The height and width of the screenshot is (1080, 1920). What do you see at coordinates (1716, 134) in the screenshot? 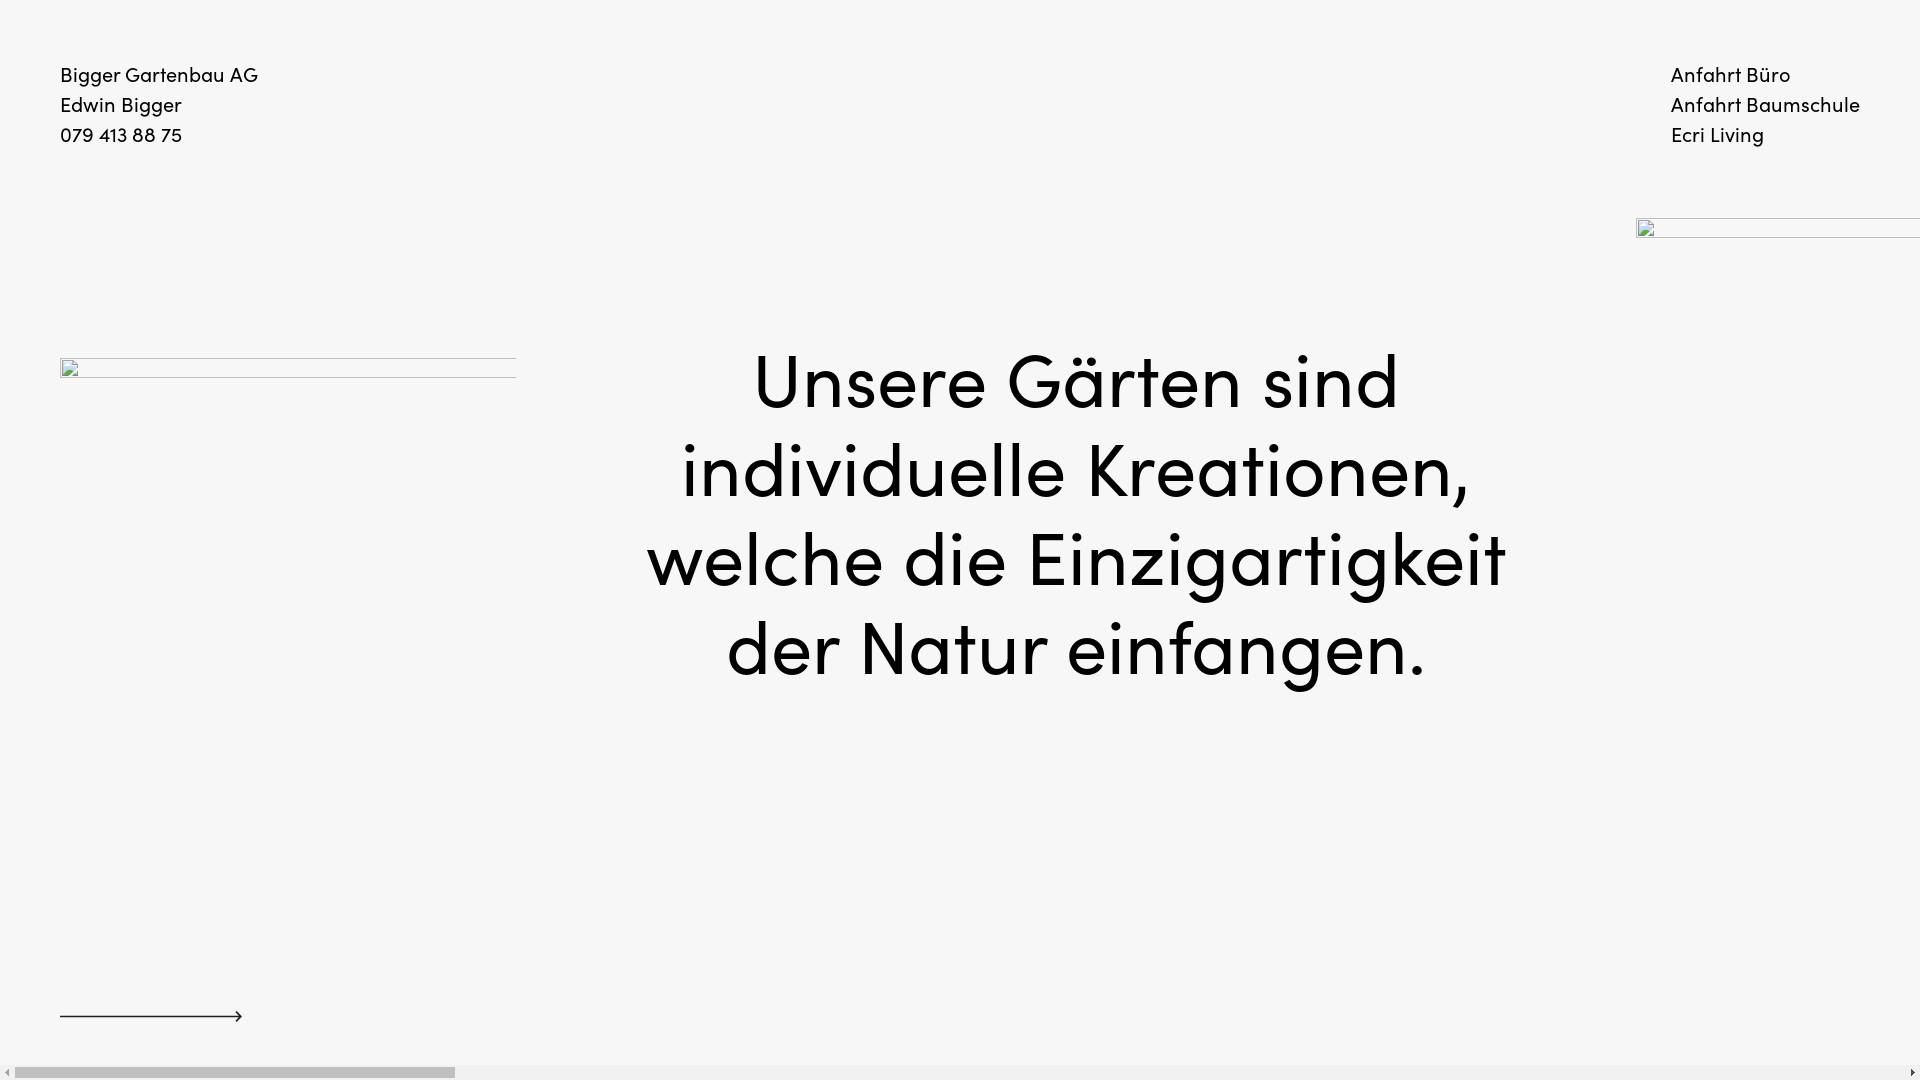
I see `'Ecri Living'` at bounding box center [1716, 134].